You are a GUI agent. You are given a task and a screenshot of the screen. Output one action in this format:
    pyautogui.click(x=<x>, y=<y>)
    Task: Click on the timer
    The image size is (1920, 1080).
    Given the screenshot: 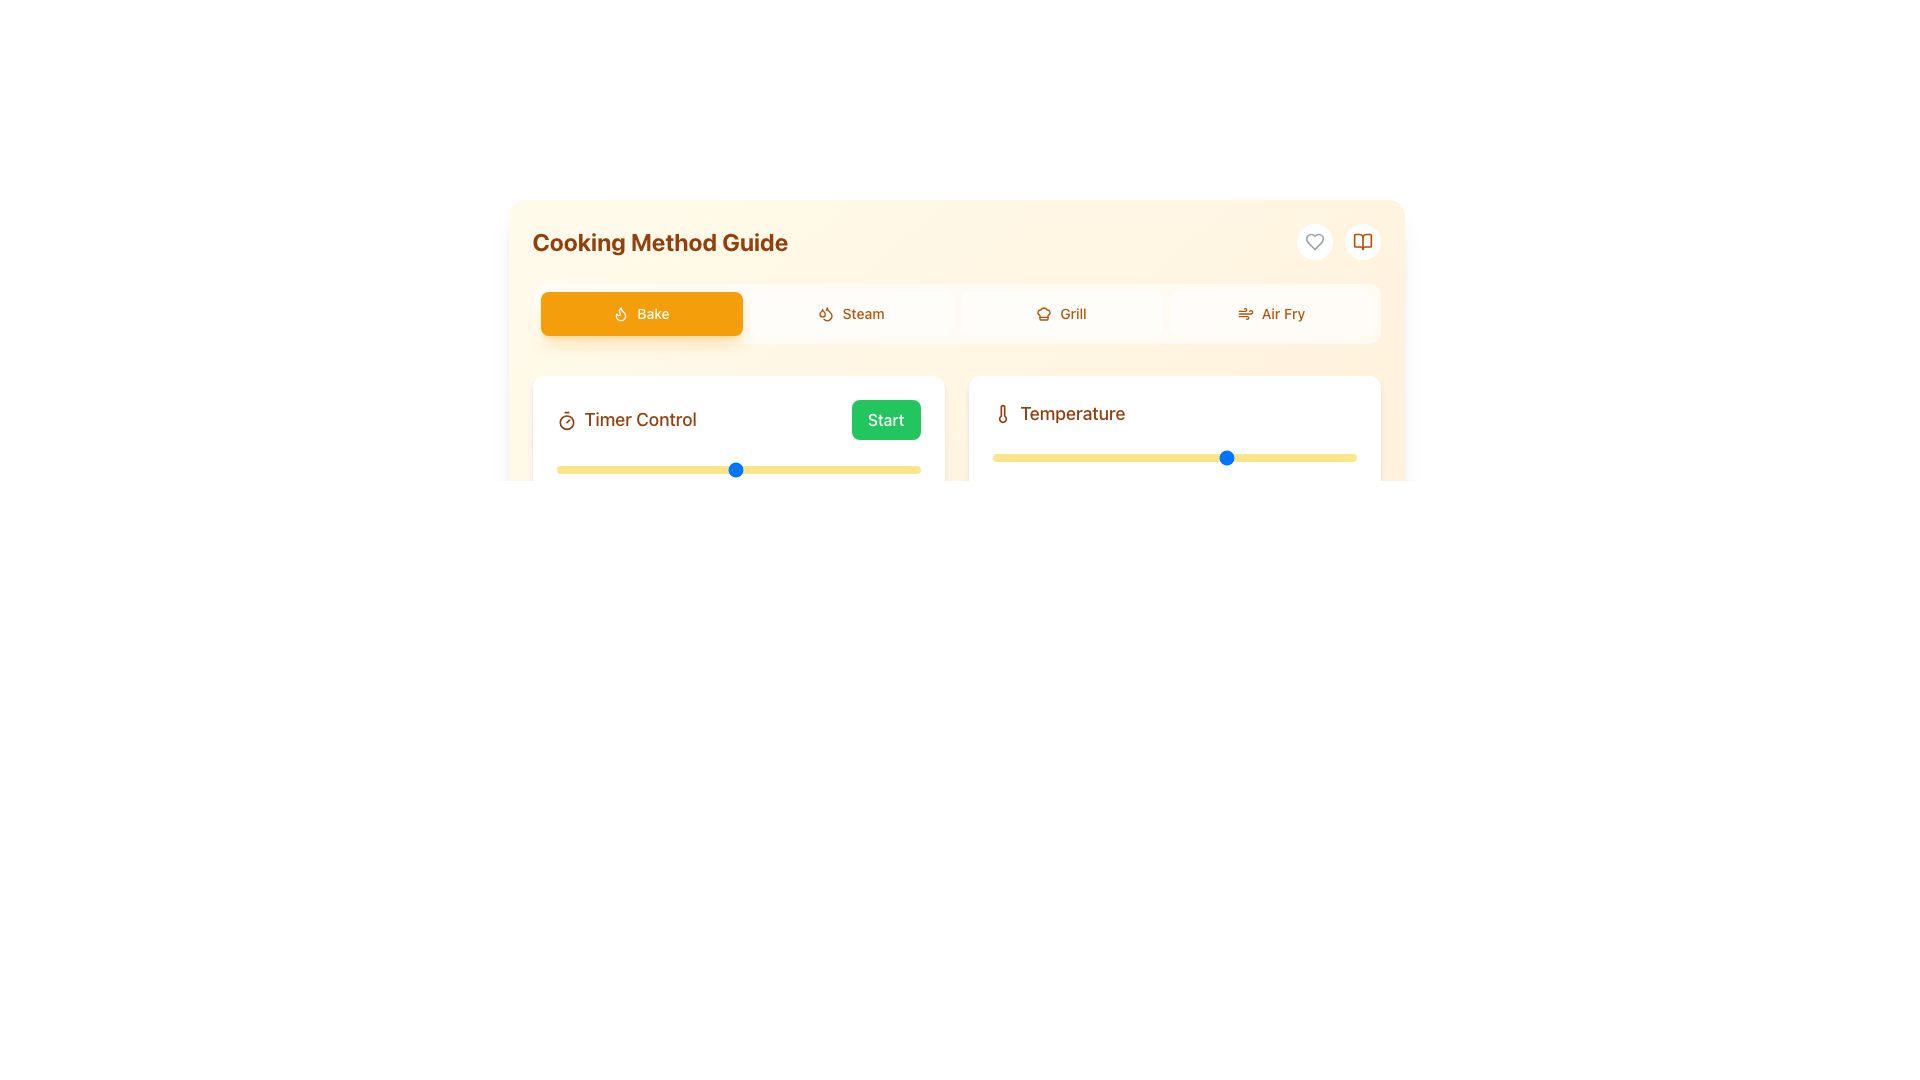 What is the action you would take?
    pyautogui.click(x=580, y=470)
    